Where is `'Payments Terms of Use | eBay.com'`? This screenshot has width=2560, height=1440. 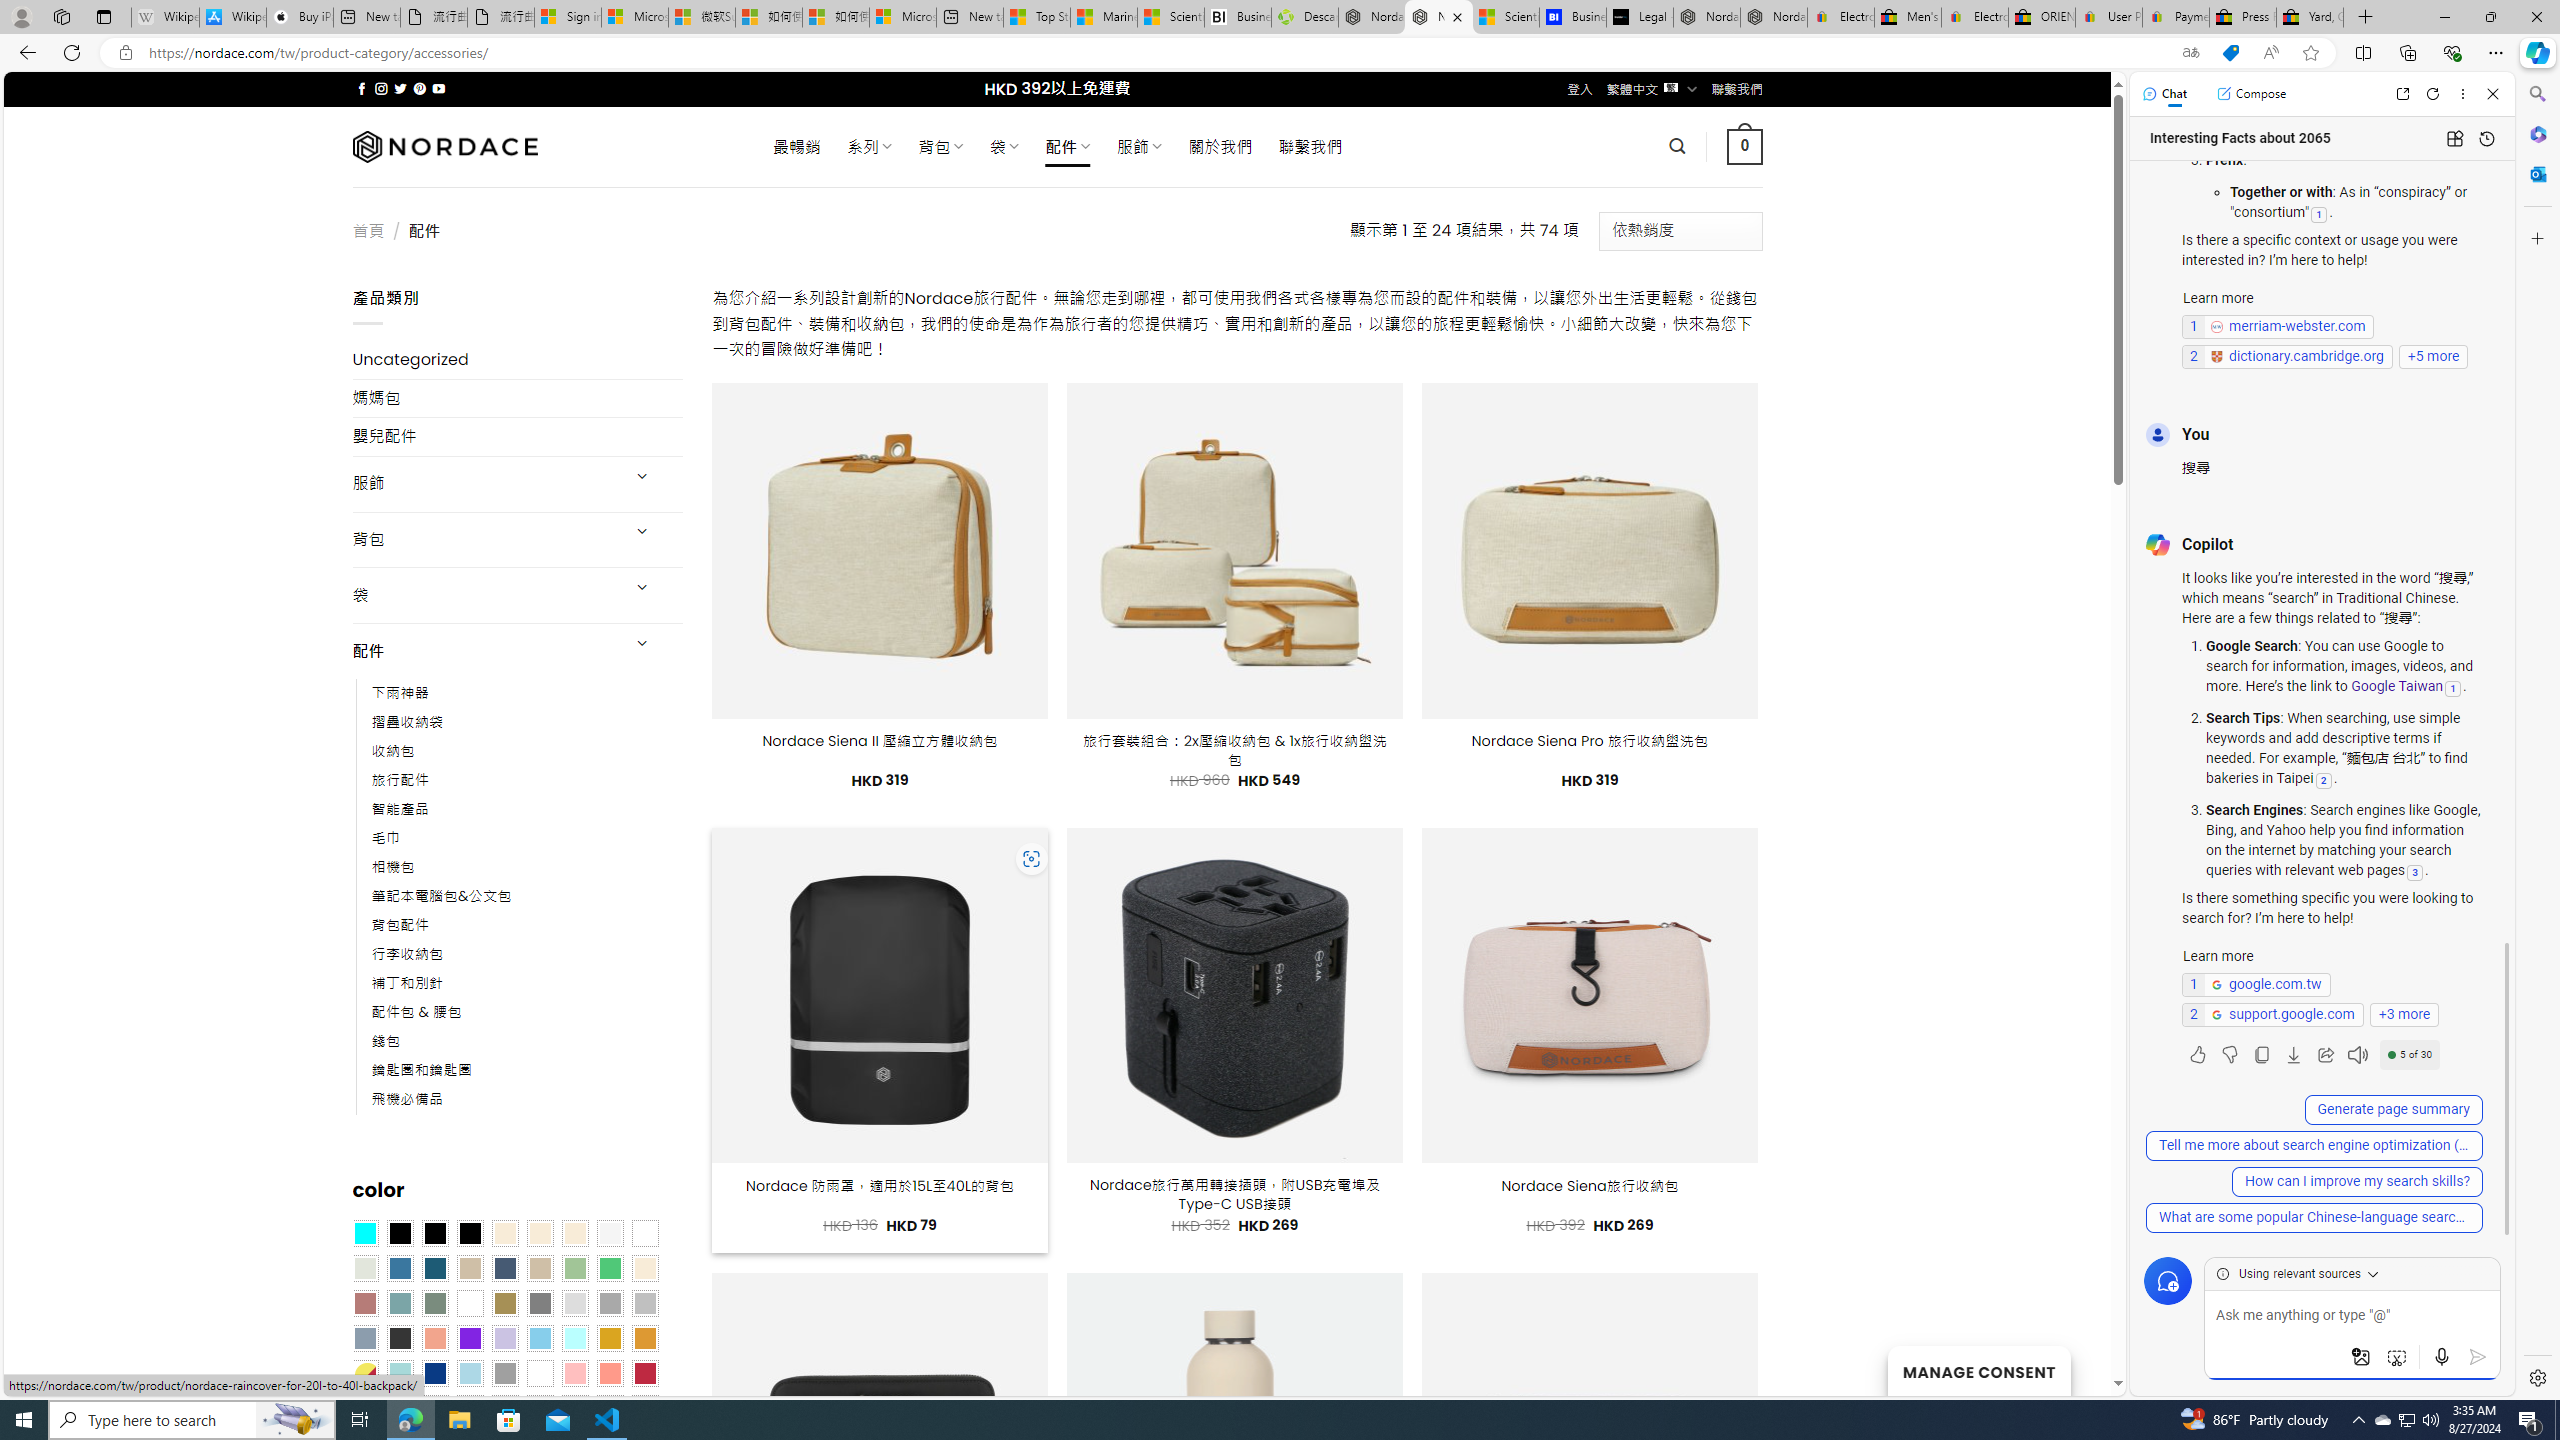 'Payments Terms of Use | eBay.com' is located at coordinates (2176, 16).